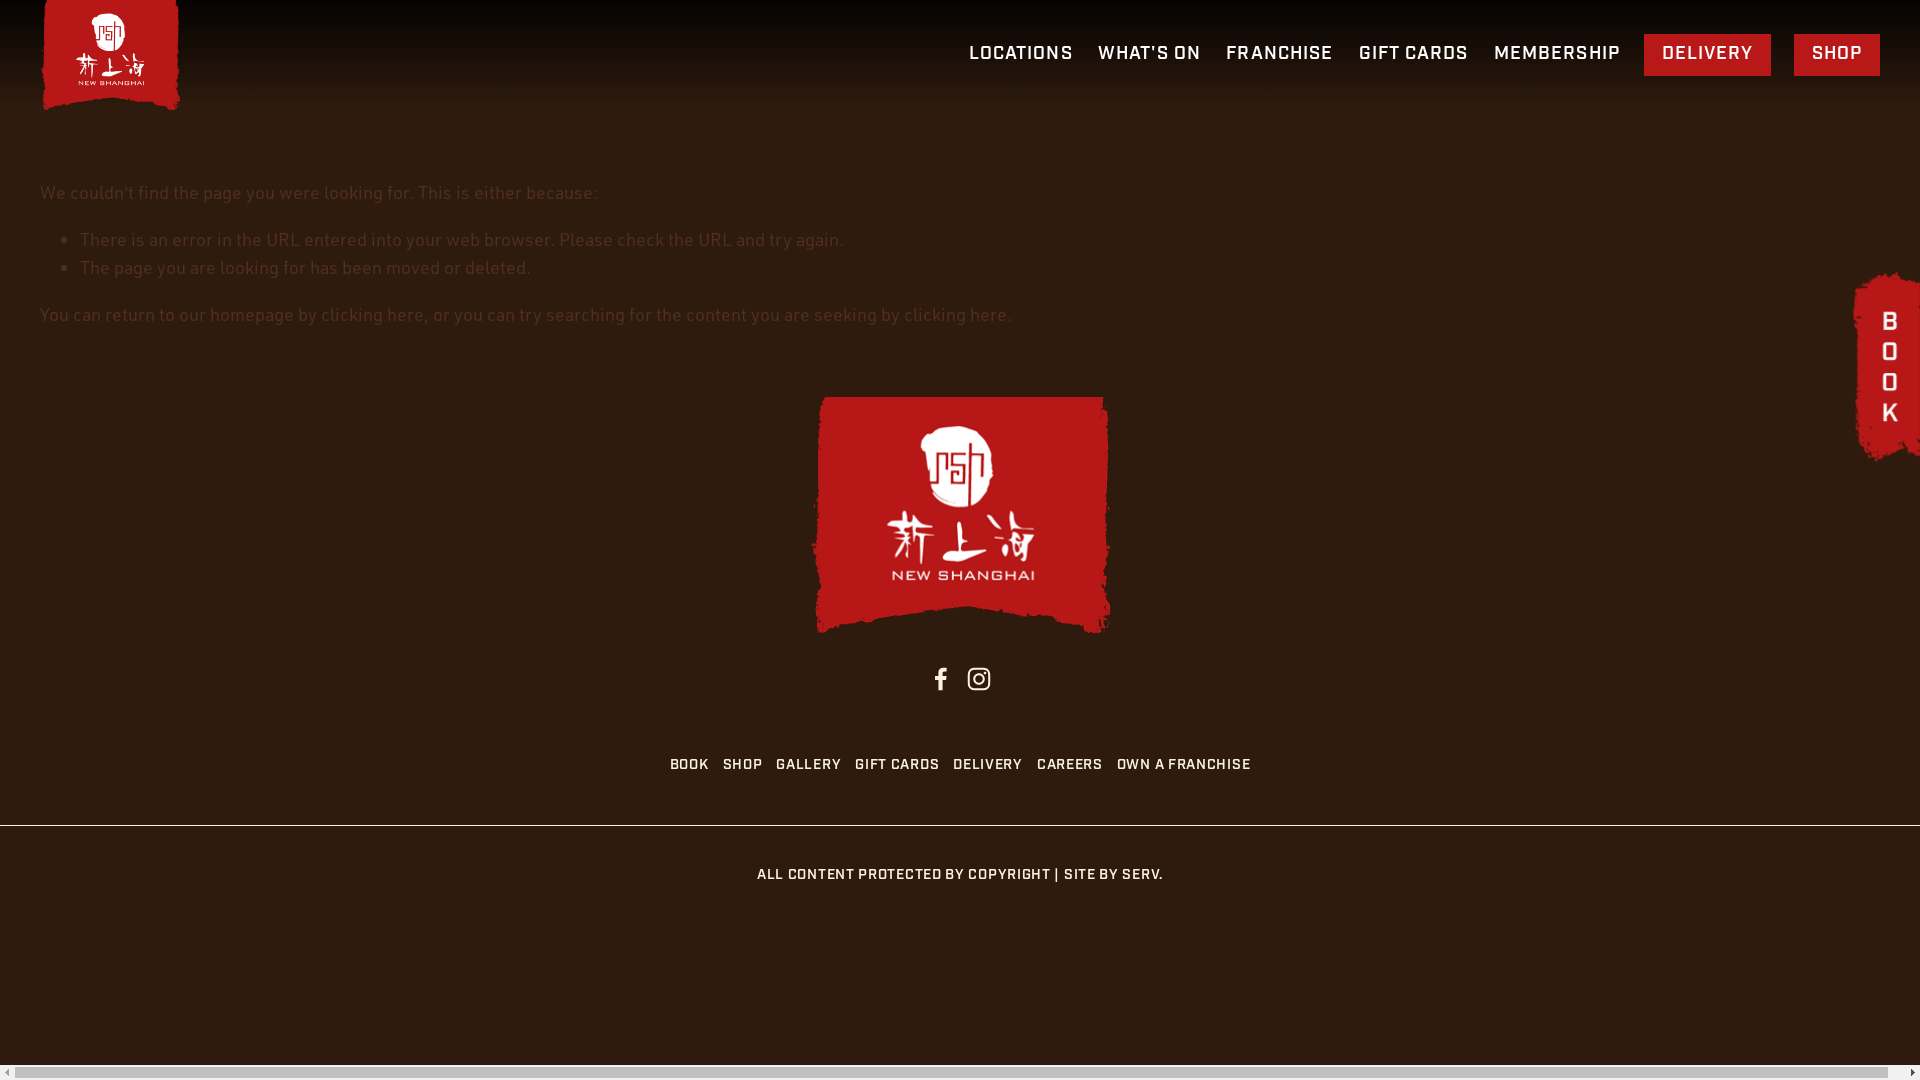 The image size is (1920, 1080). Describe the element at coordinates (321, 313) in the screenshot. I see `'clicking here'` at that location.